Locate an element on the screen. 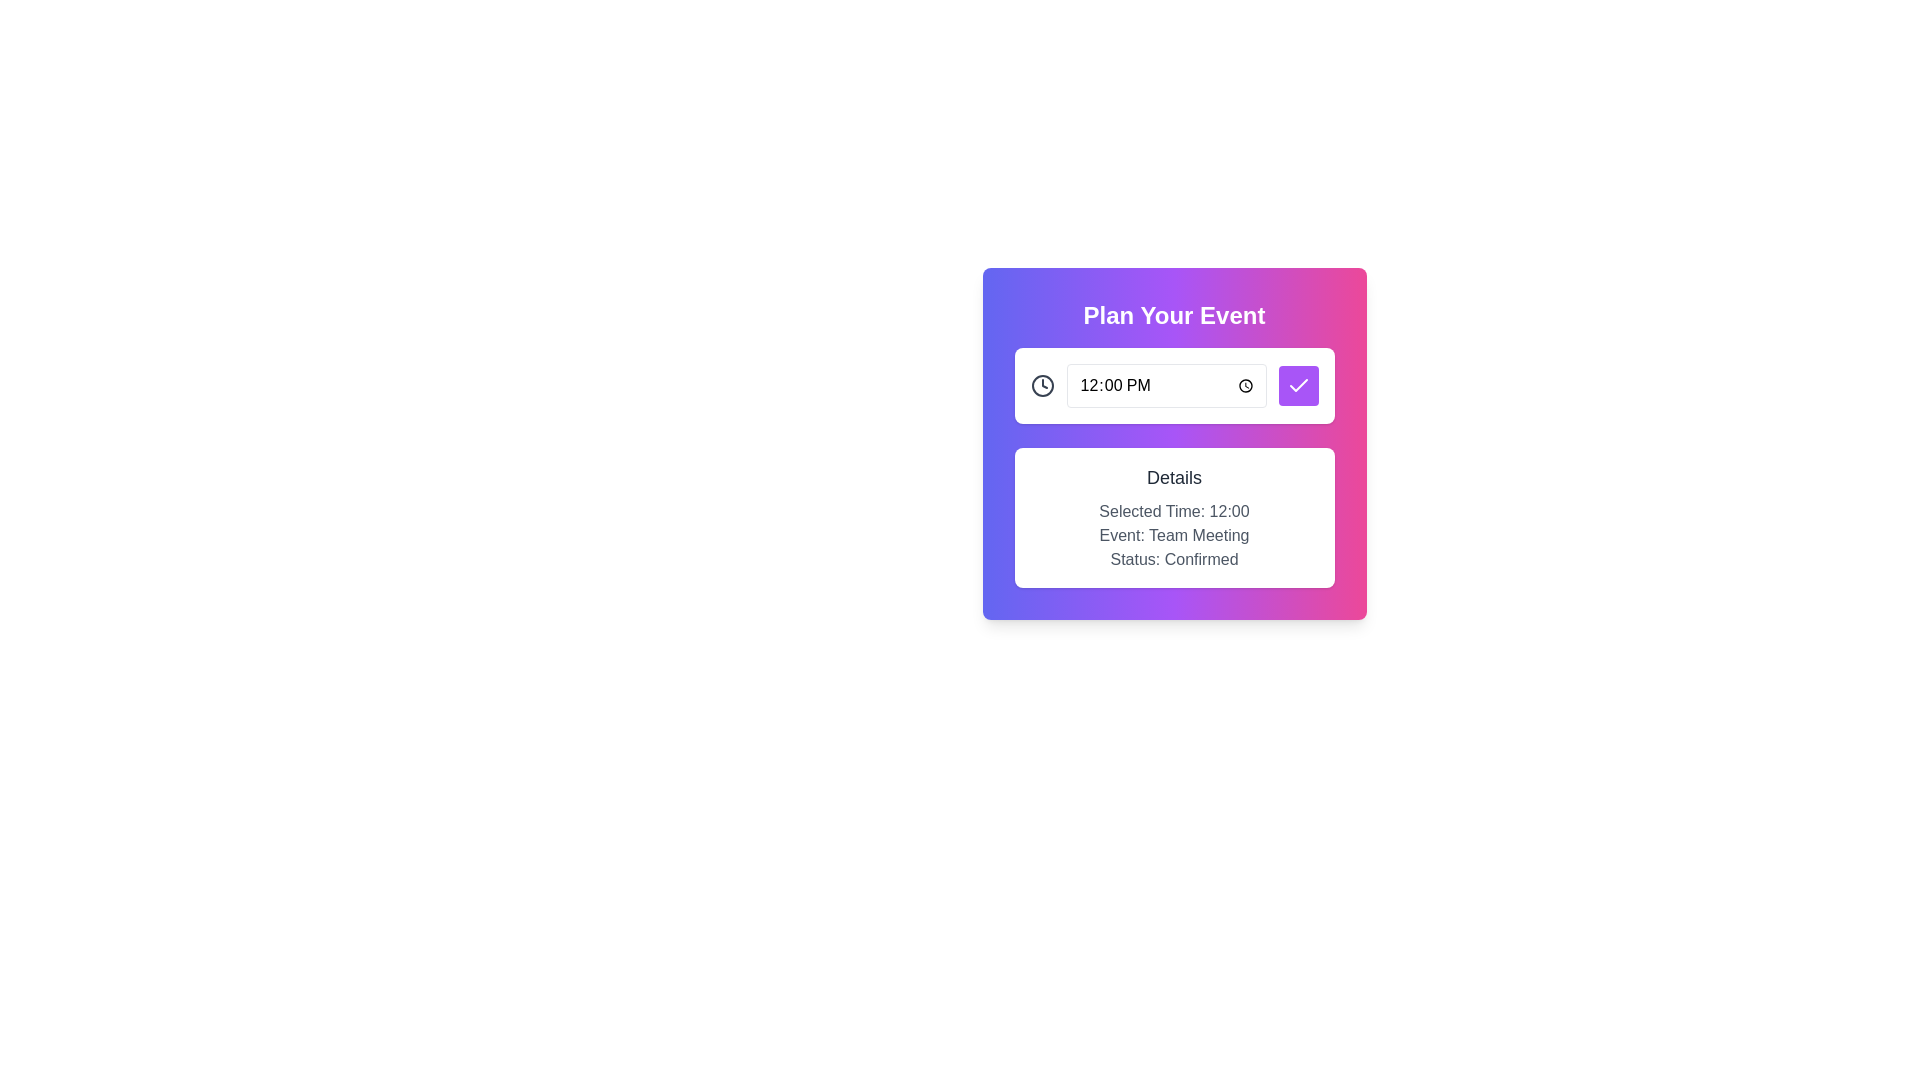  text label displaying 'Selected Time: 12:00' located in the 'Details' section of the interface, positioned beneath the title 'Details' is located at coordinates (1174, 511).